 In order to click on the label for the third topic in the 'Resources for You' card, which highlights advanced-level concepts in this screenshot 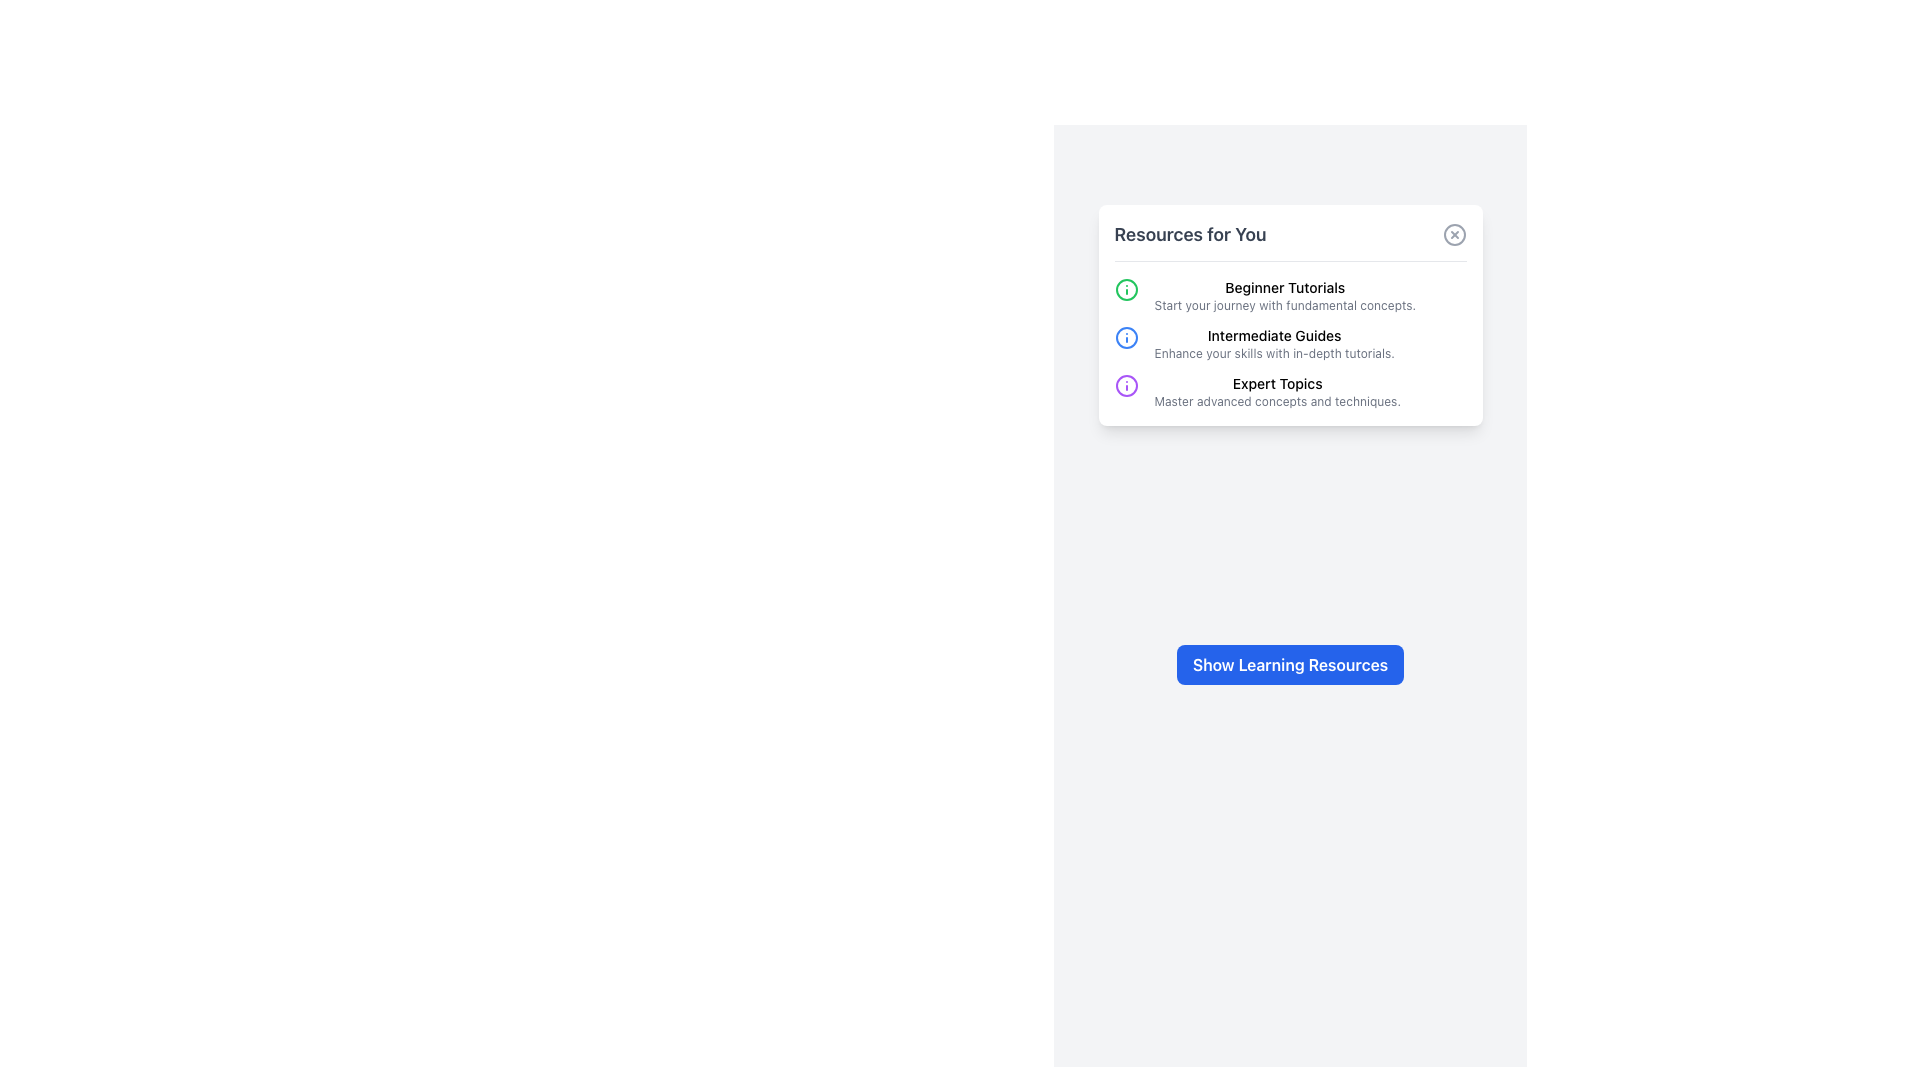, I will do `click(1276, 384)`.